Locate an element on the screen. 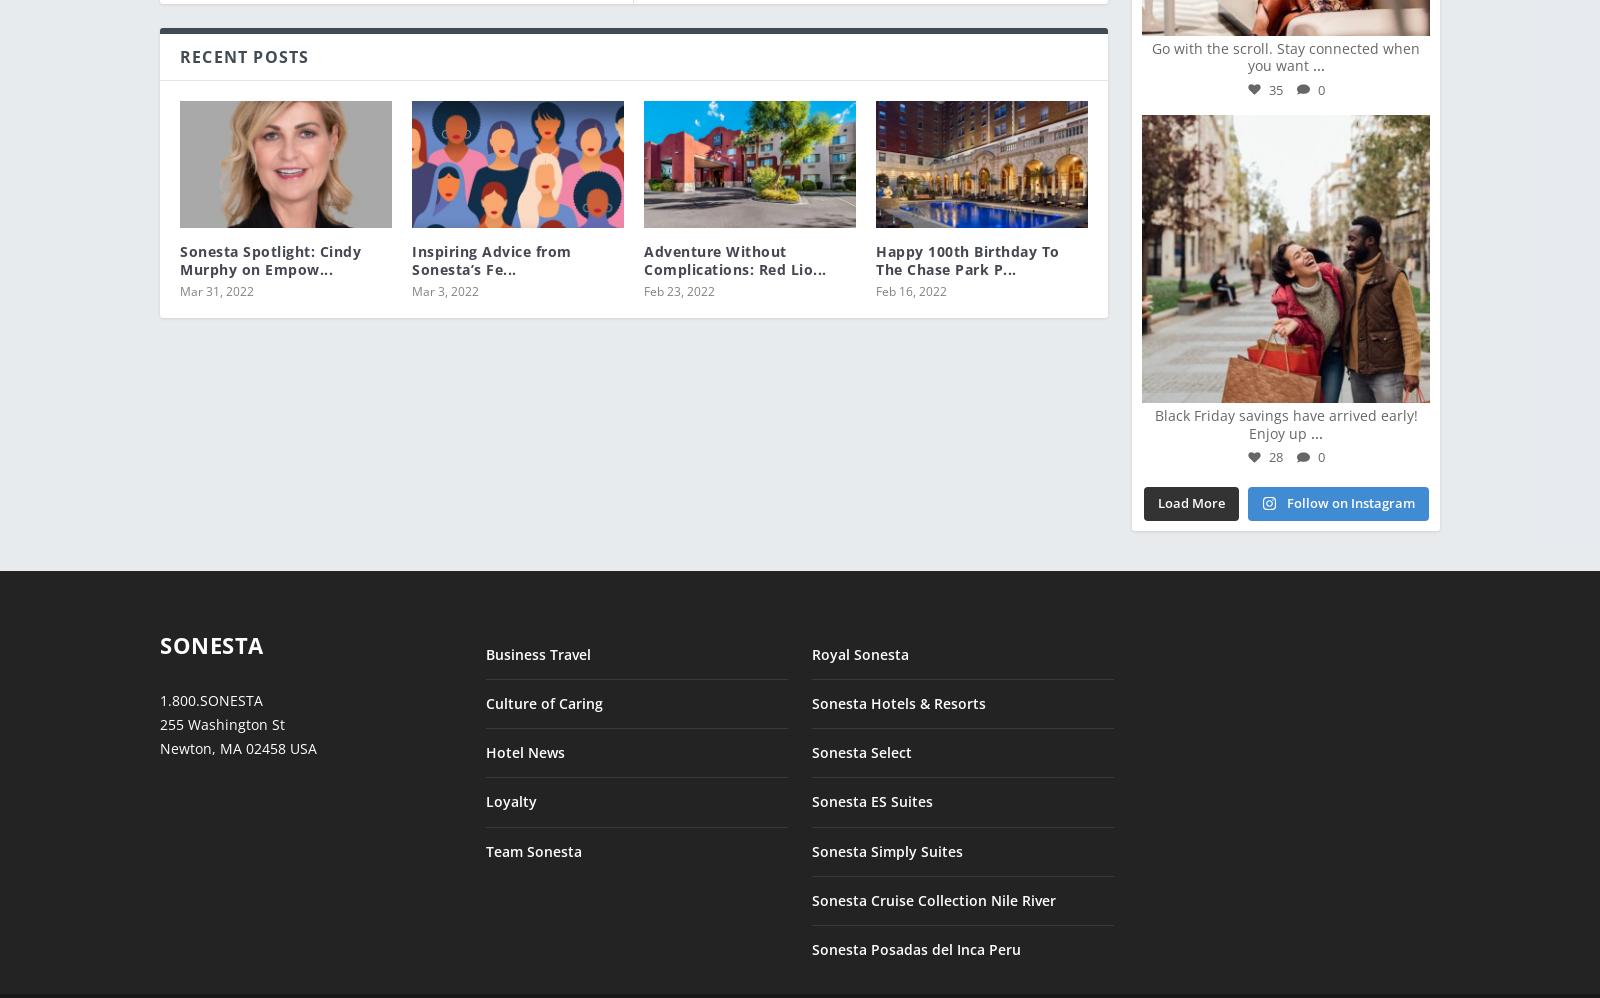 The height and width of the screenshot is (998, 1600). 'Load More' is located at coordinates (1156, 488).